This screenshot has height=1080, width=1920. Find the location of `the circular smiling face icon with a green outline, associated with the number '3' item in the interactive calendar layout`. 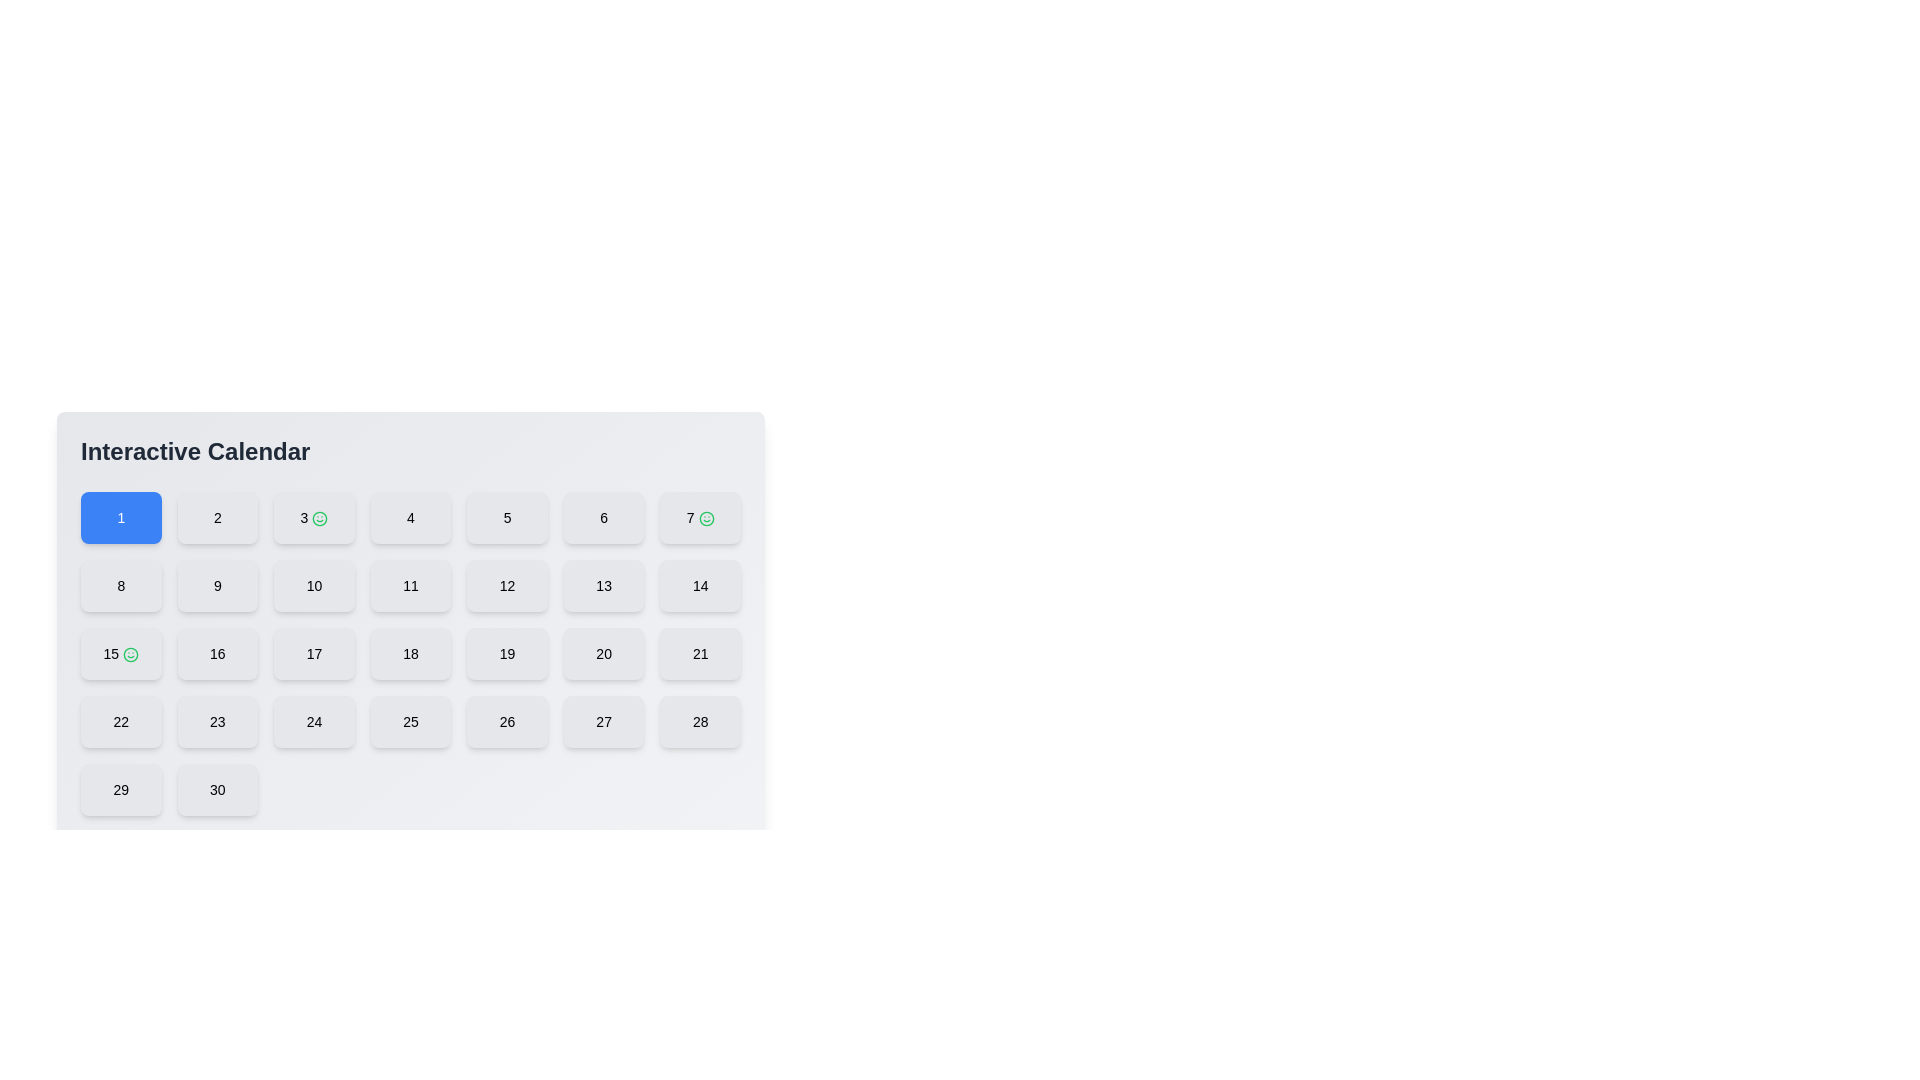

the circular smiling face icon with a green outline, associated with the number '3' item in the interactive calendar layout is located at coordinates (320, 518).